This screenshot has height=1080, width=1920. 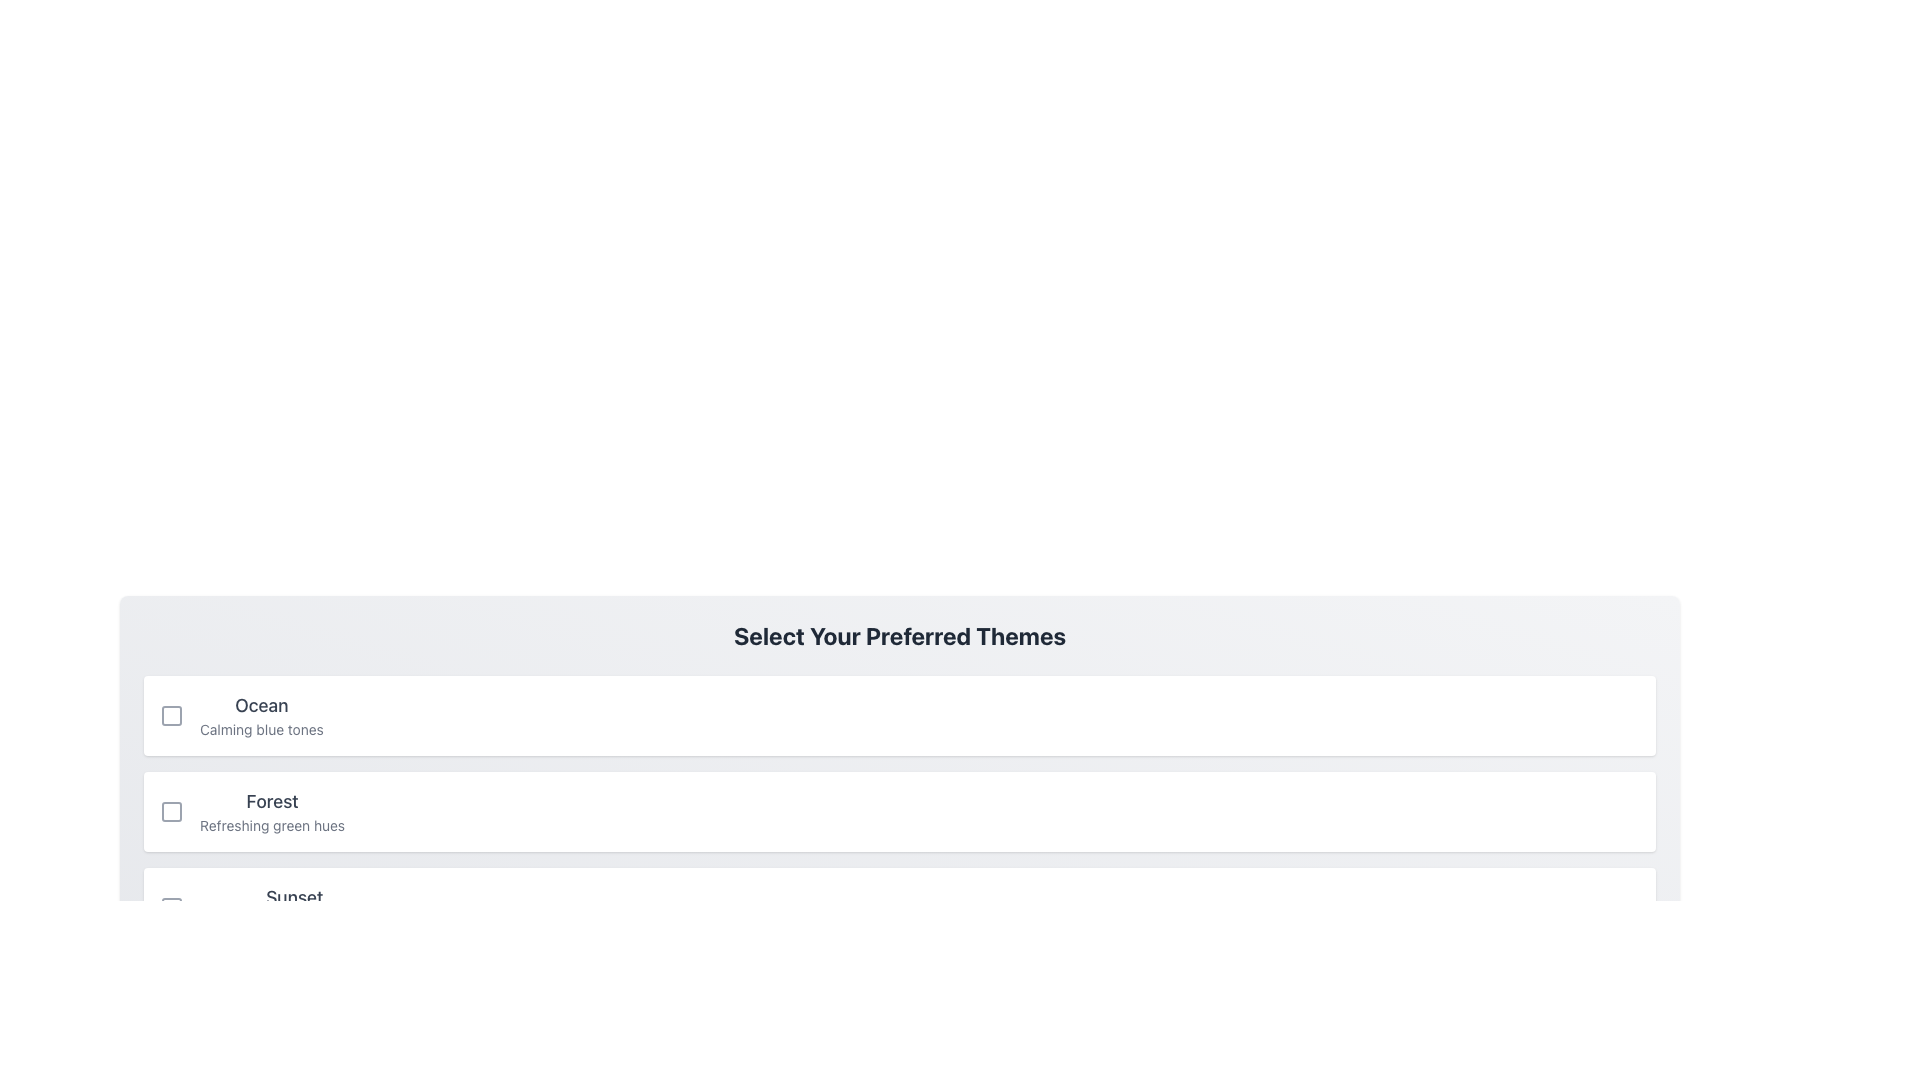 What do you see at coordinates (172, 812) in the screenshot?
I see `the square indicator for the 'Forest' option, which is part of a toggle mechanism visually signifying its state` at bounding box center [172, 812].